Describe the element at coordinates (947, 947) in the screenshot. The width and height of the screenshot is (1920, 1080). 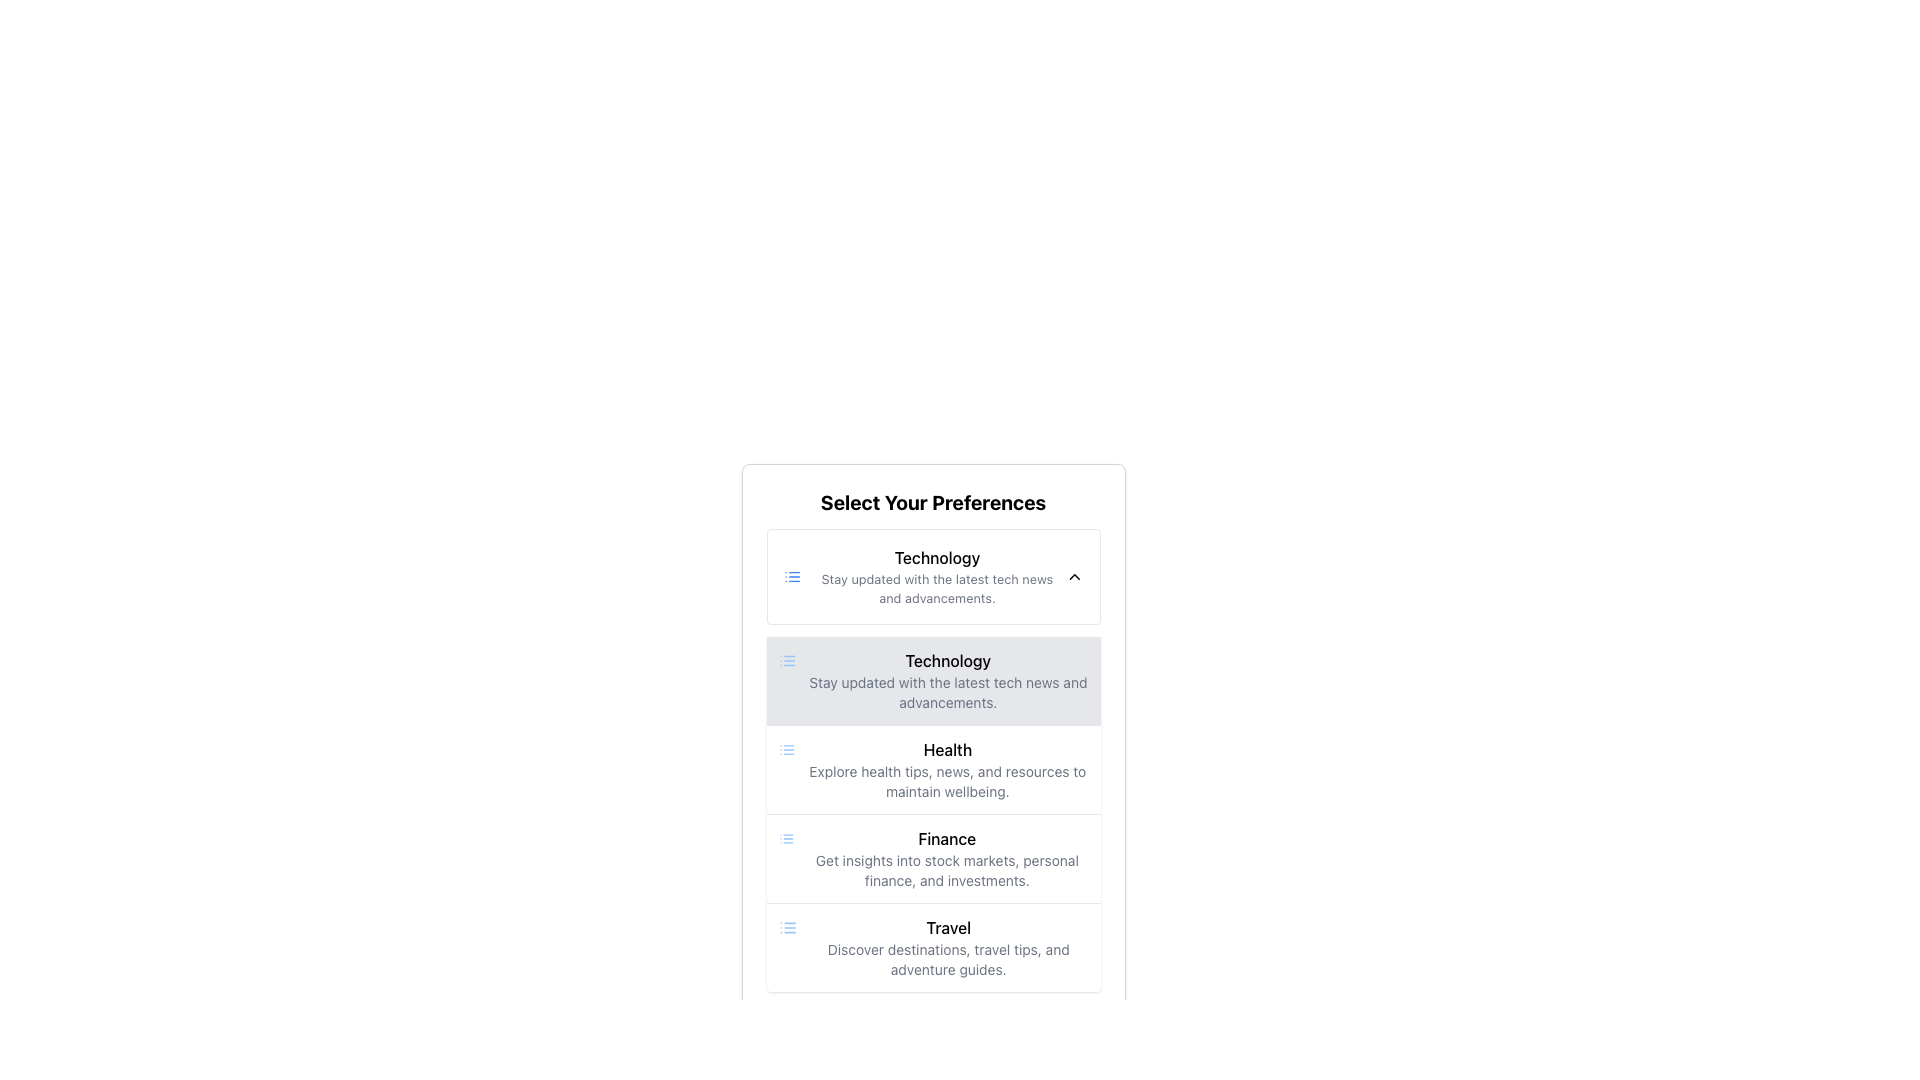
I see `the clickable list item positioned under the 'Finance' segment` at that location.